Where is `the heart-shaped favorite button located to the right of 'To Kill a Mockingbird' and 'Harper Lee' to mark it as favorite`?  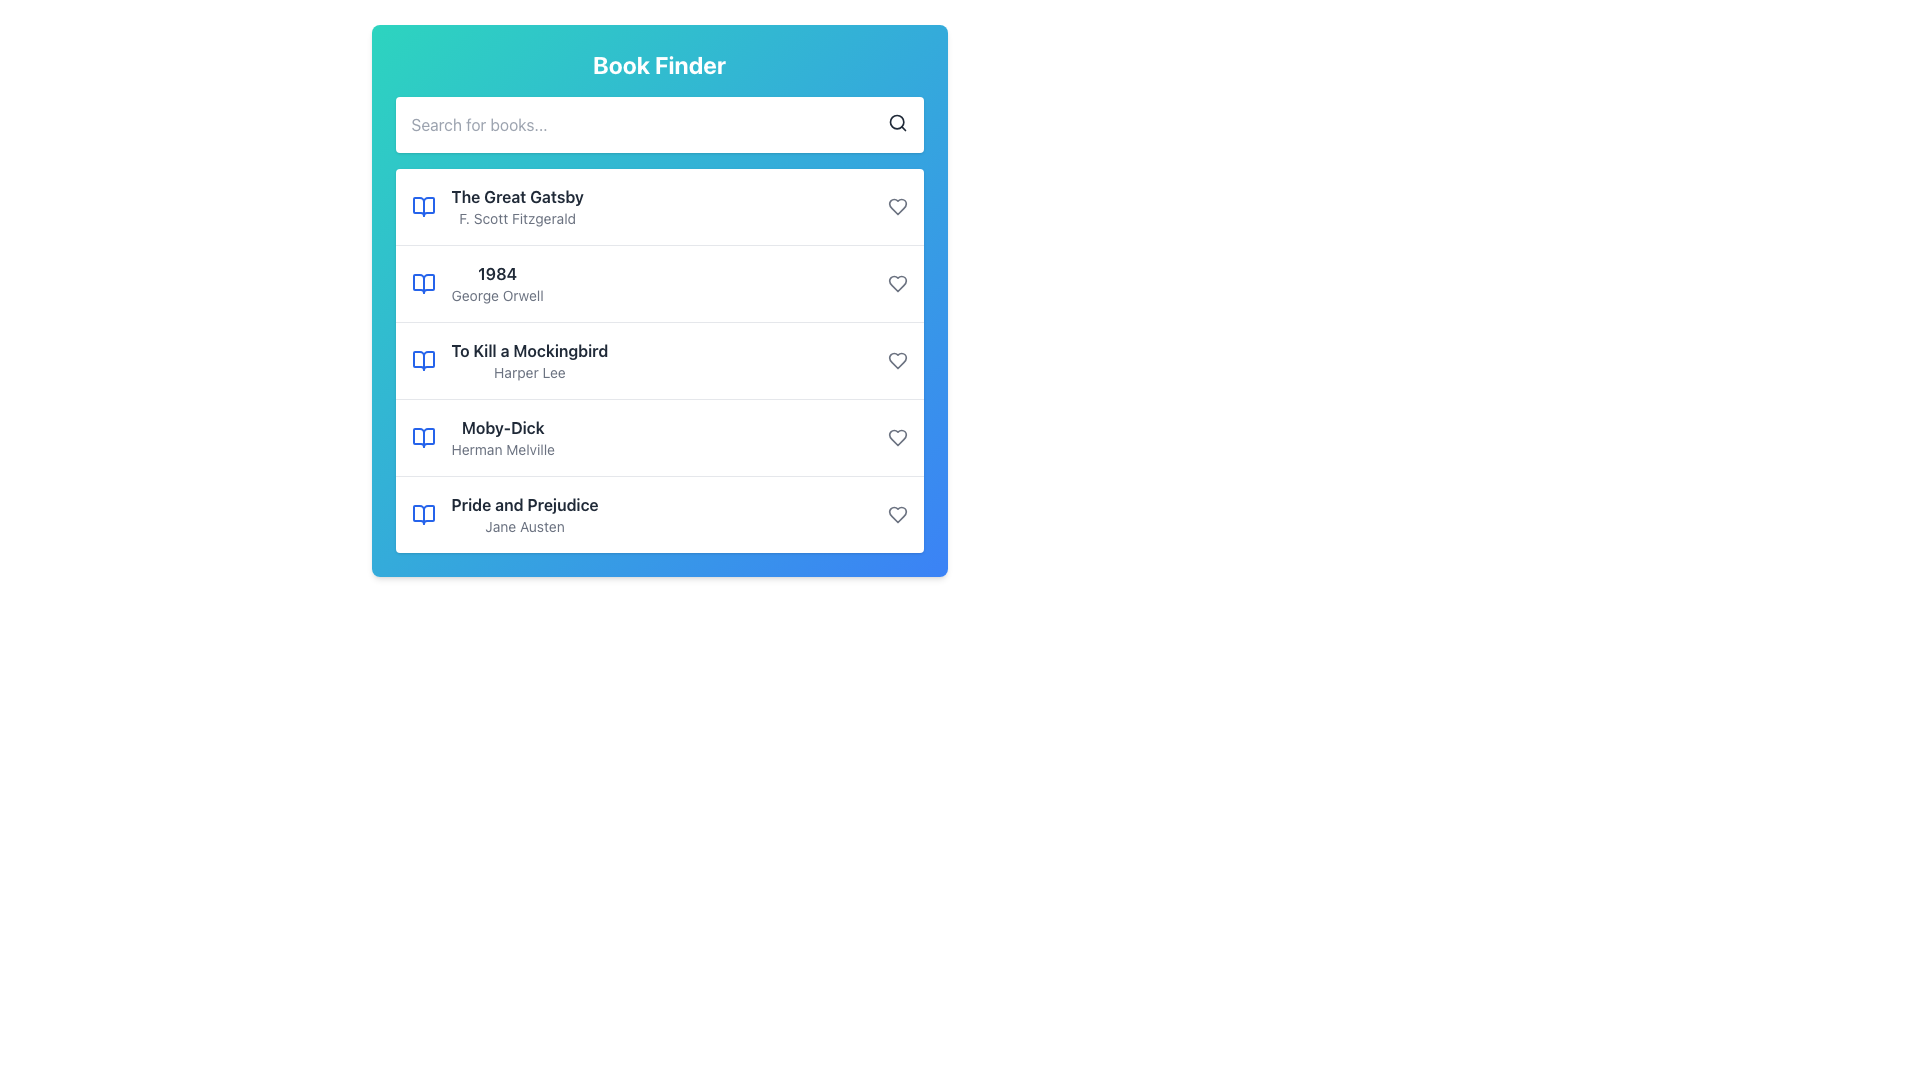 the heart-shaped favorite button located to the right of 'To Kill a Mockingbird' and 'Harper Lee' to mark it as favorite is located at coordinates (896, 361).